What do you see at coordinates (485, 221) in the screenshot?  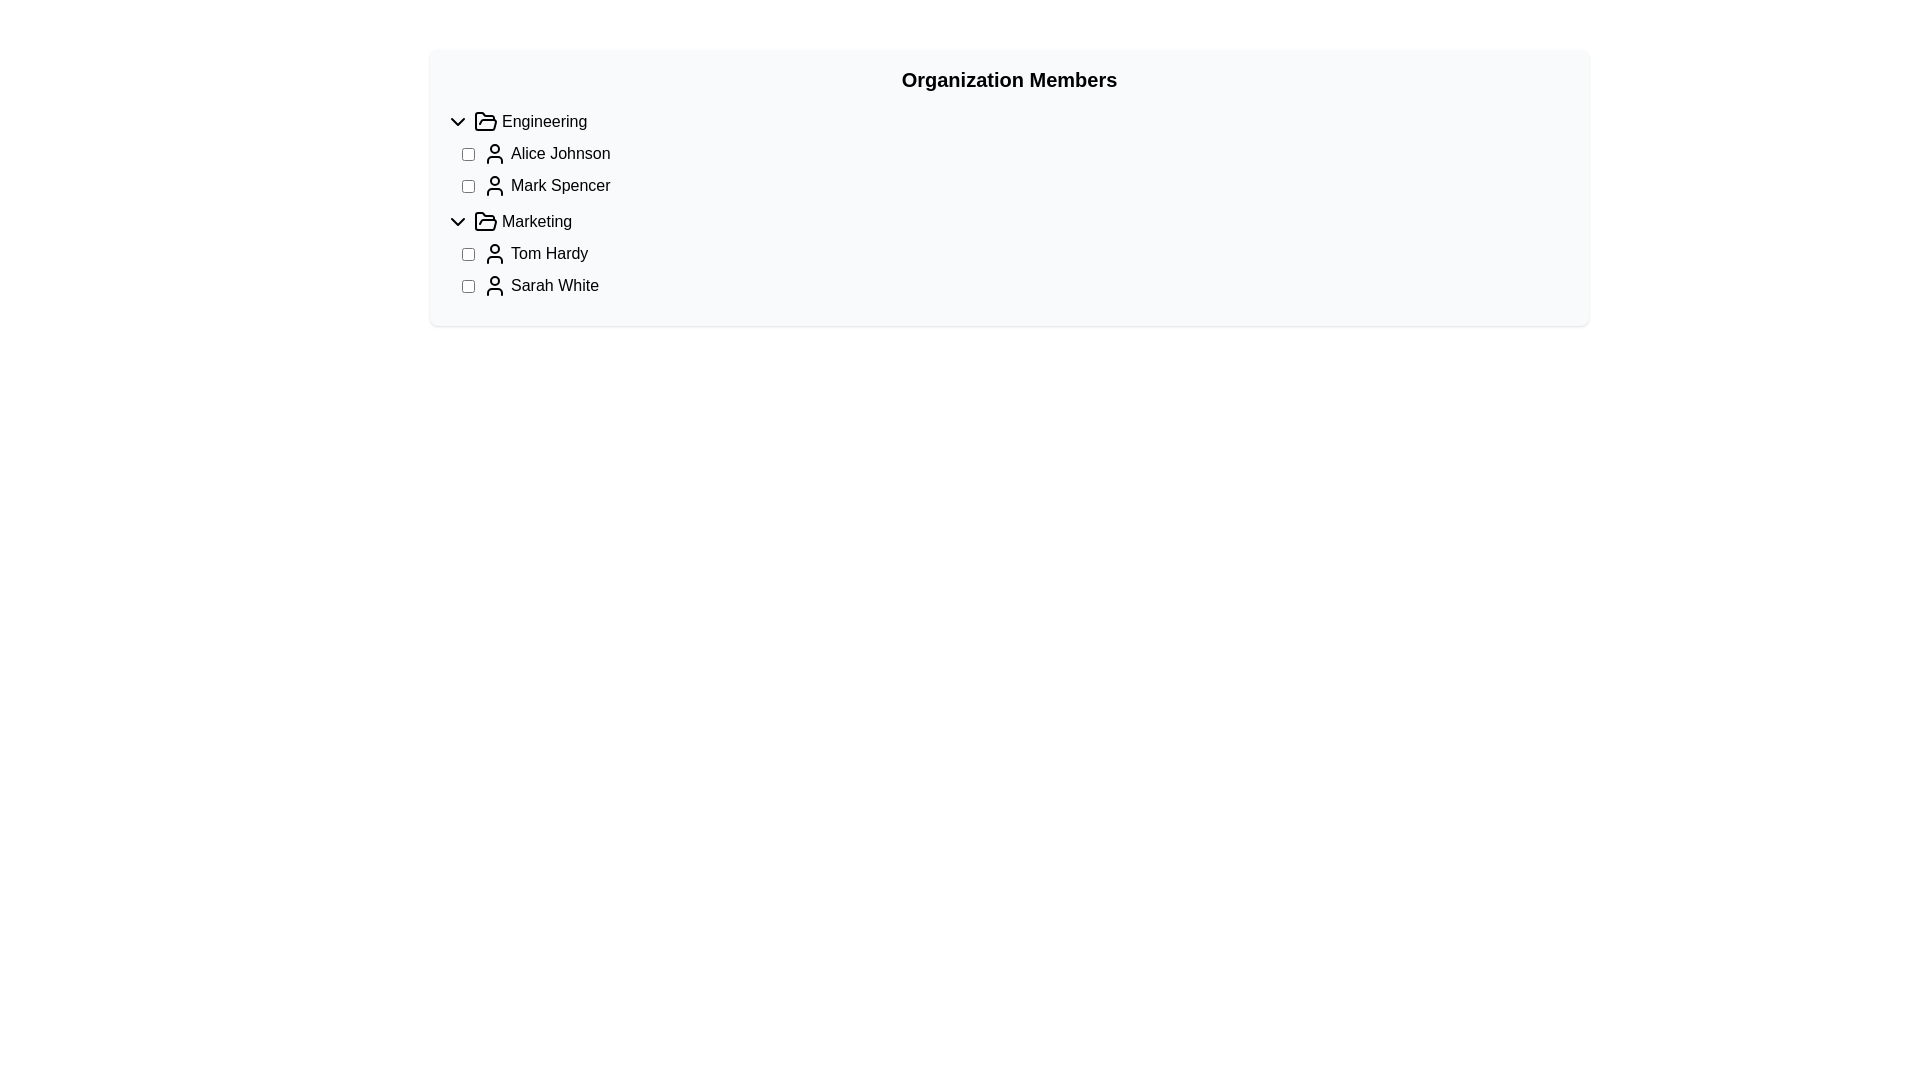 I see `the stylized folder icon located in the 'Marketing' section header on the left side of the interface` at bounding box center [485, 221].